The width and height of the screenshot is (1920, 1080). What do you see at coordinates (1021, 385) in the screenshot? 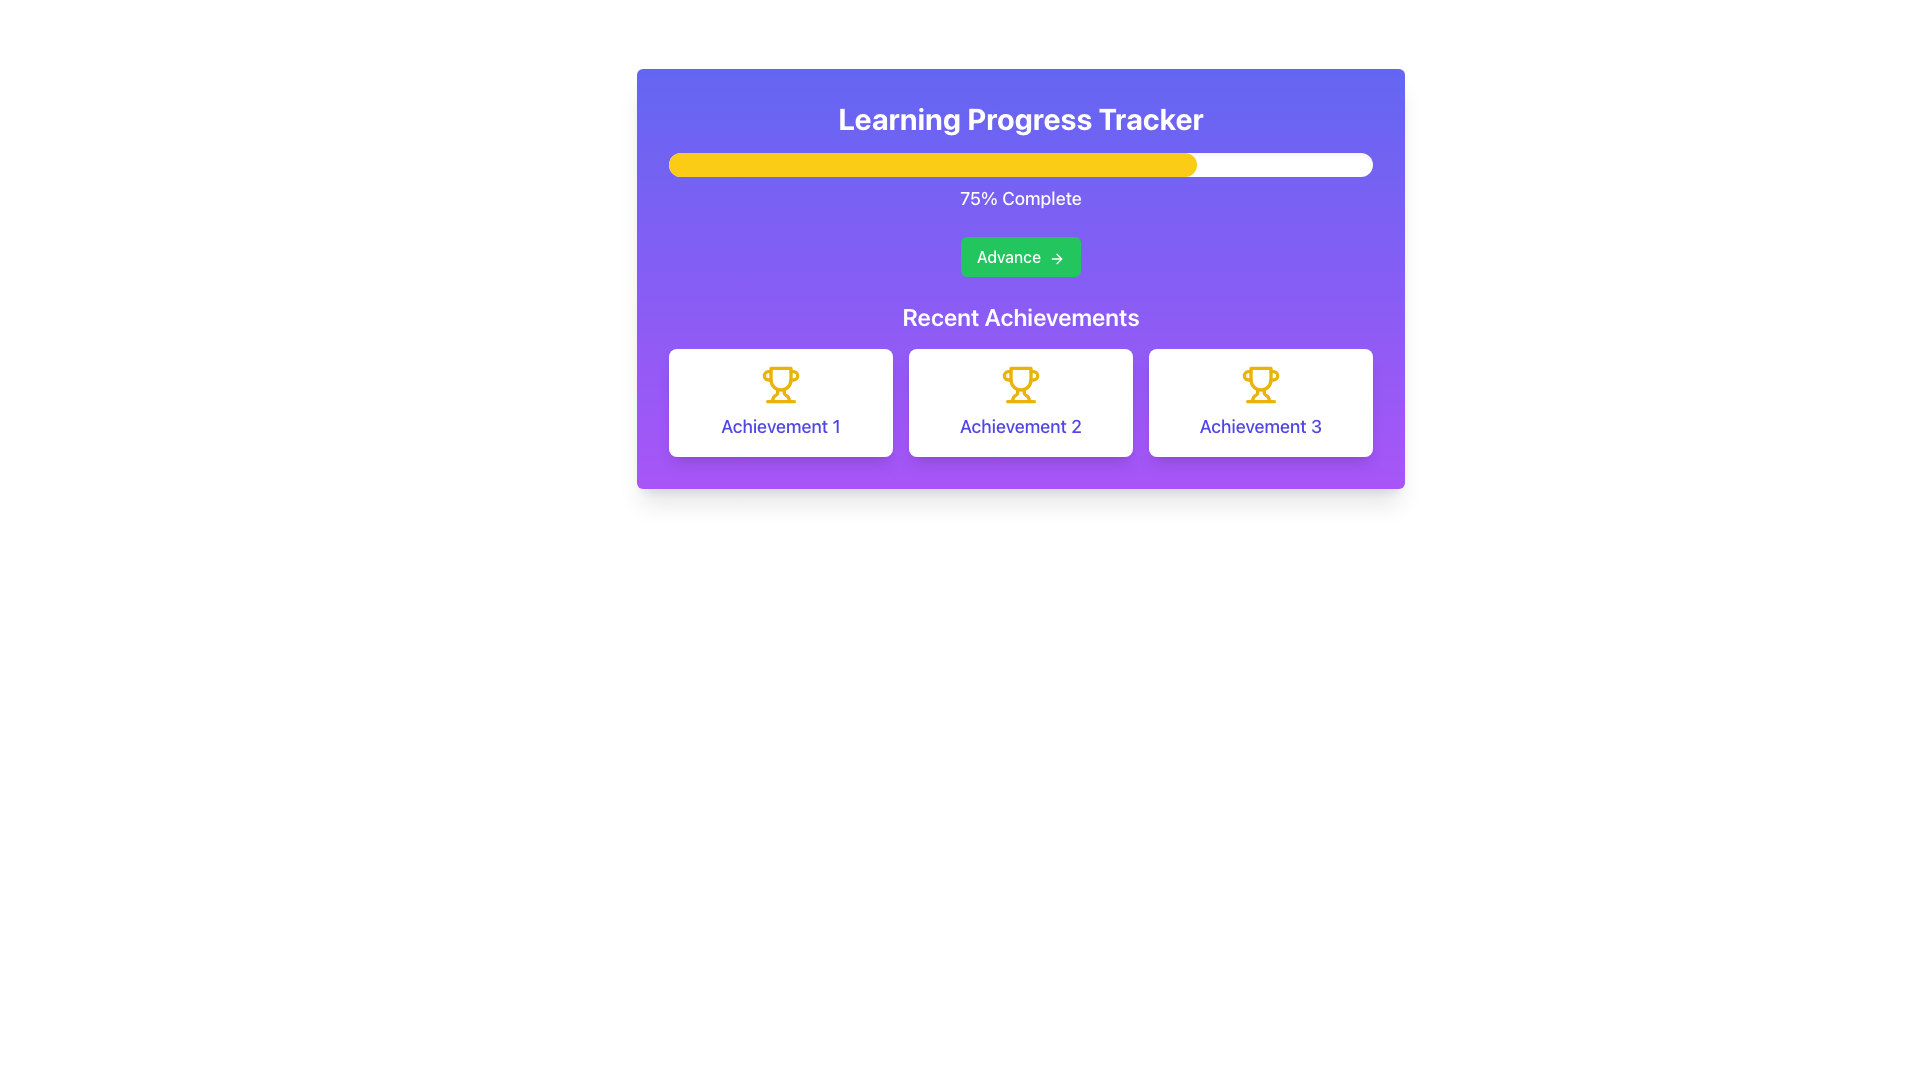
I see `the trophy icon, which is bright yellow, modern in design, and located in the center of the 'Achievement 2' card under the 'Recent Achievements' section` at bounding box center [1021, 385].